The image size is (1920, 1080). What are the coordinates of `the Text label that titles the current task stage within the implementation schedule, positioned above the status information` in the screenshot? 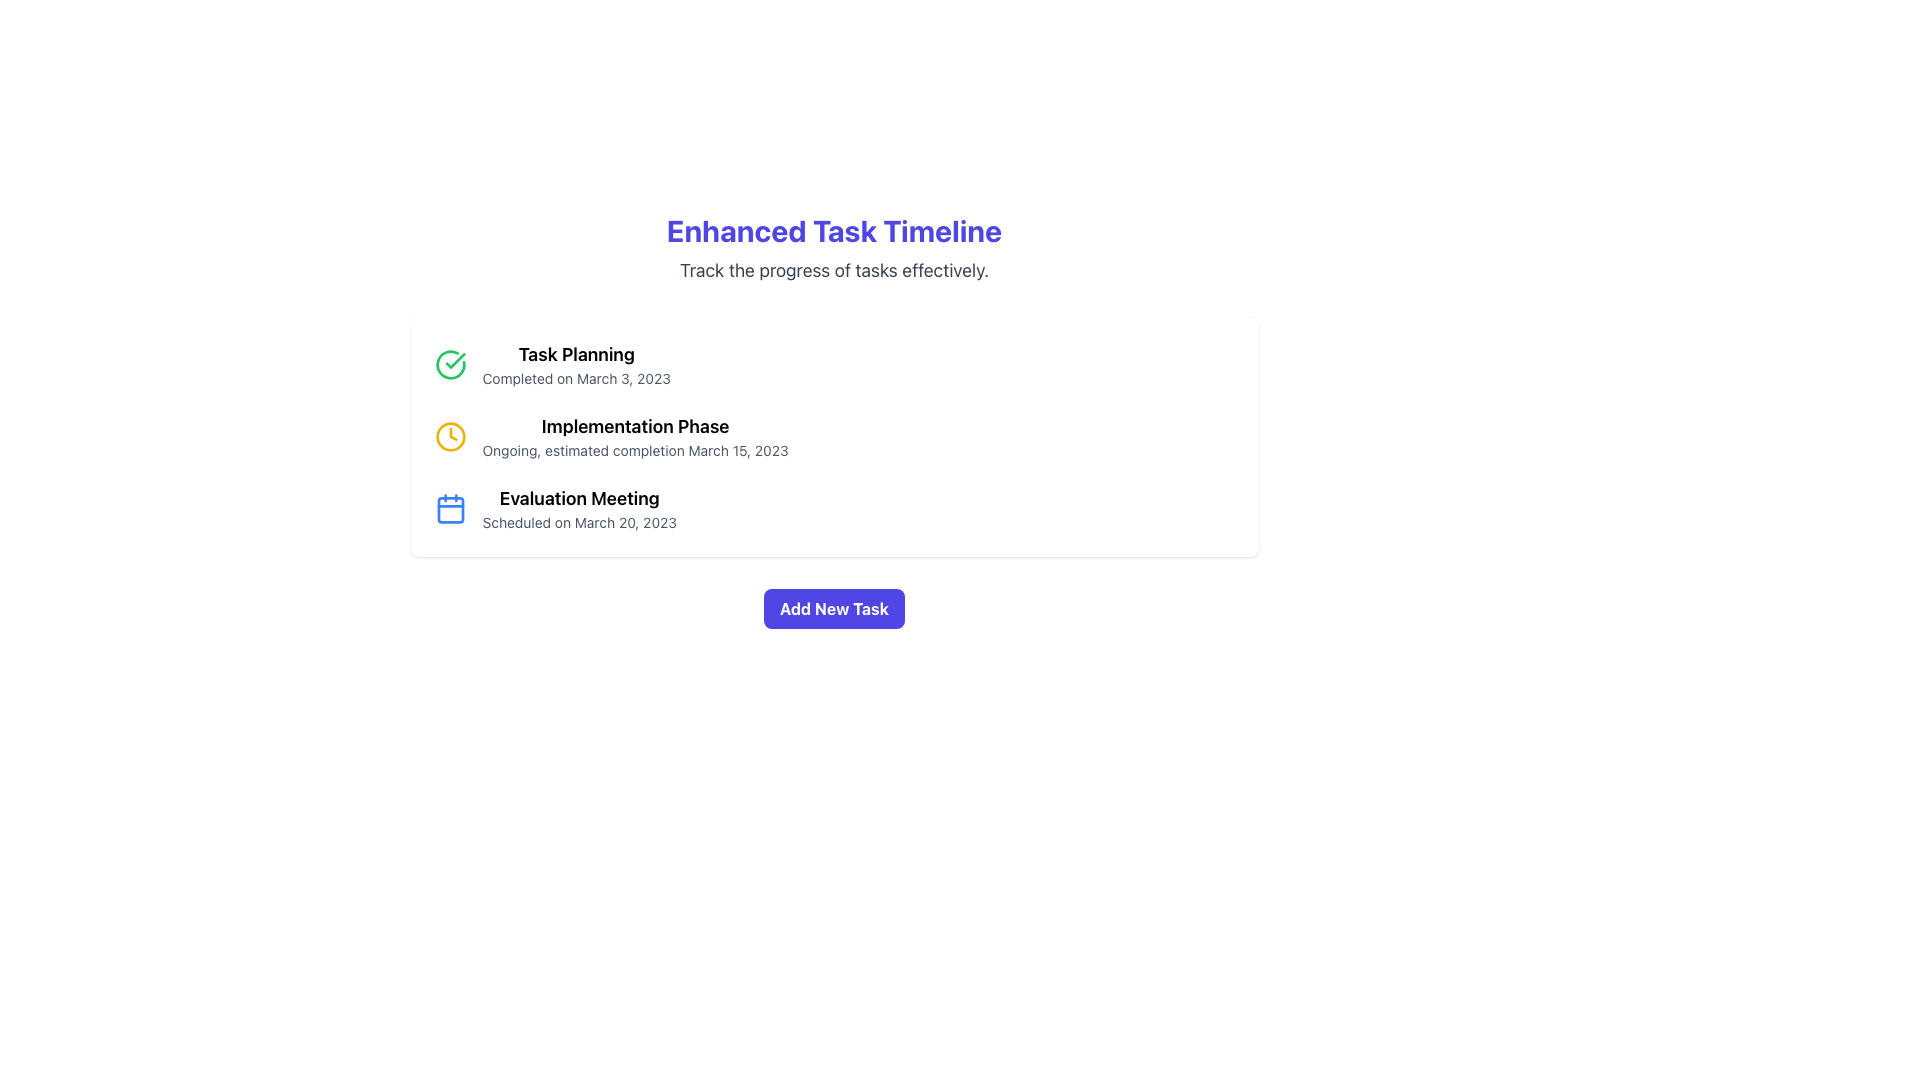 It's located at (634, 426).